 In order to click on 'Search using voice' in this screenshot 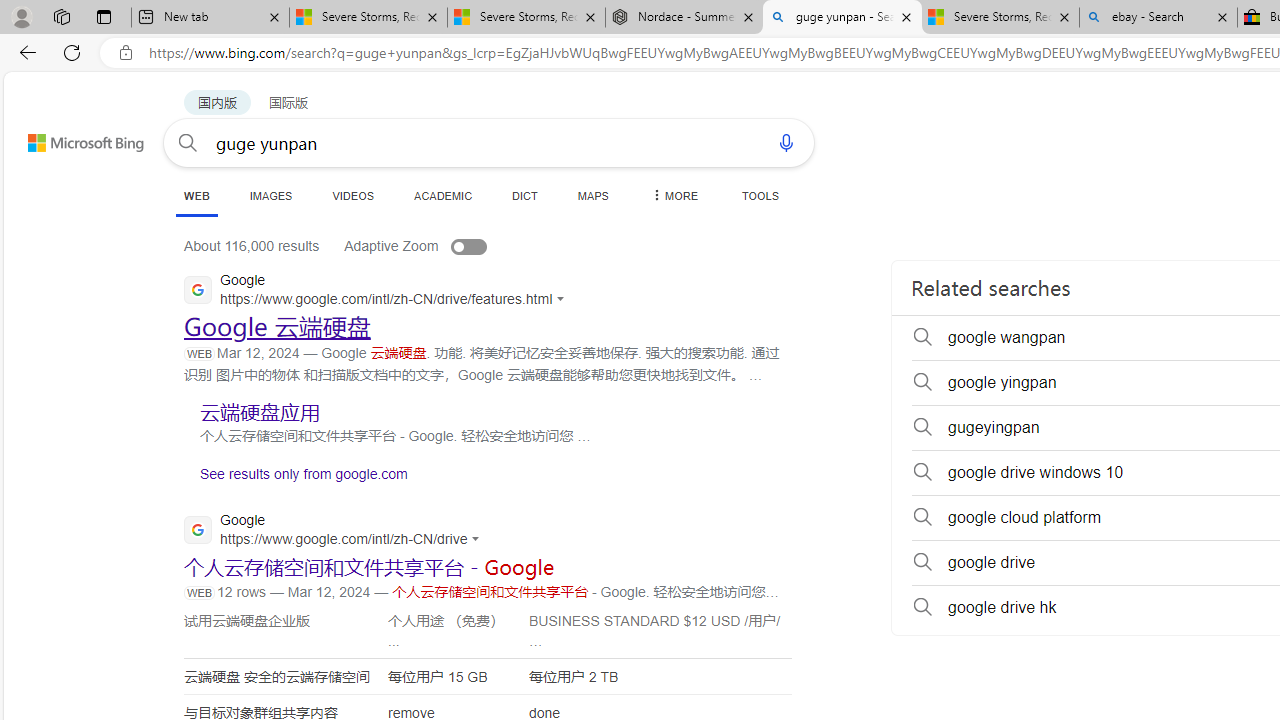, I will do `click(784, 141)`.